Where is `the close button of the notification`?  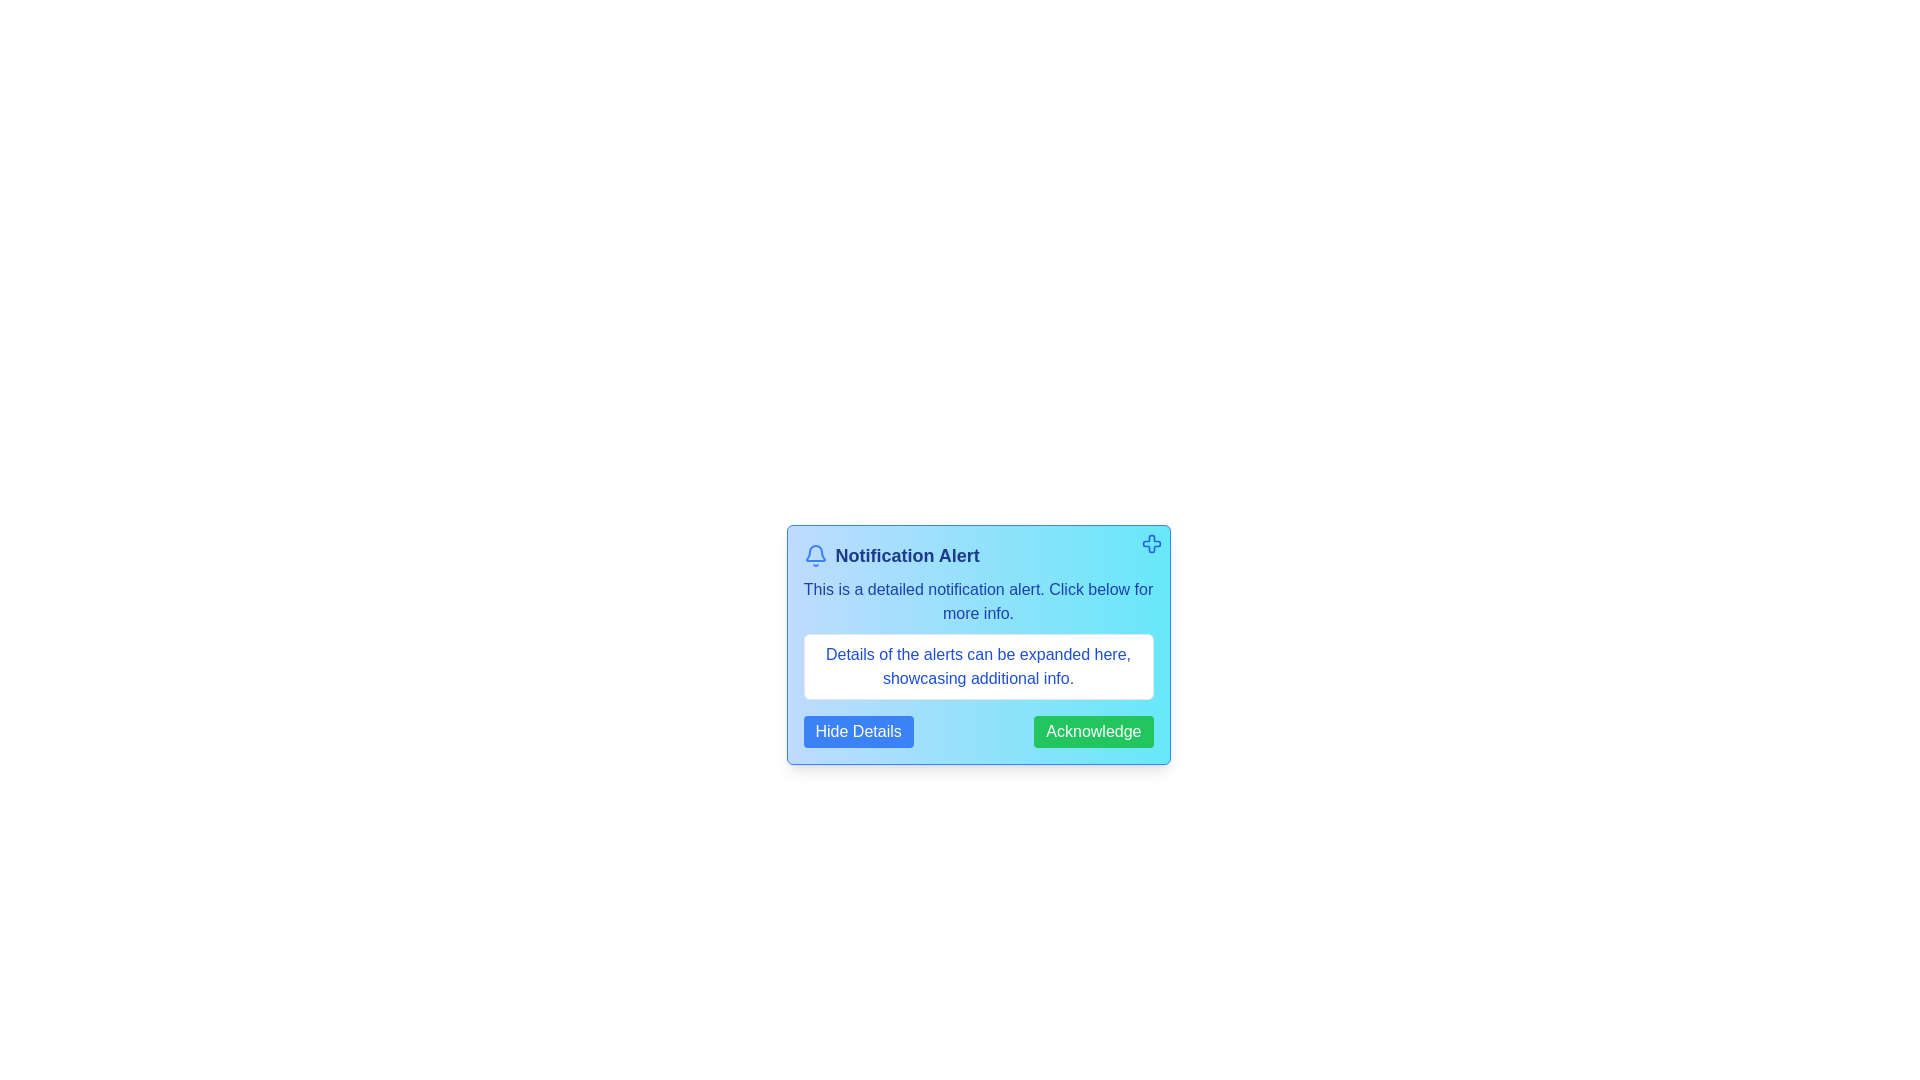
the close button of the notification is located at coordinates (1151, 543).